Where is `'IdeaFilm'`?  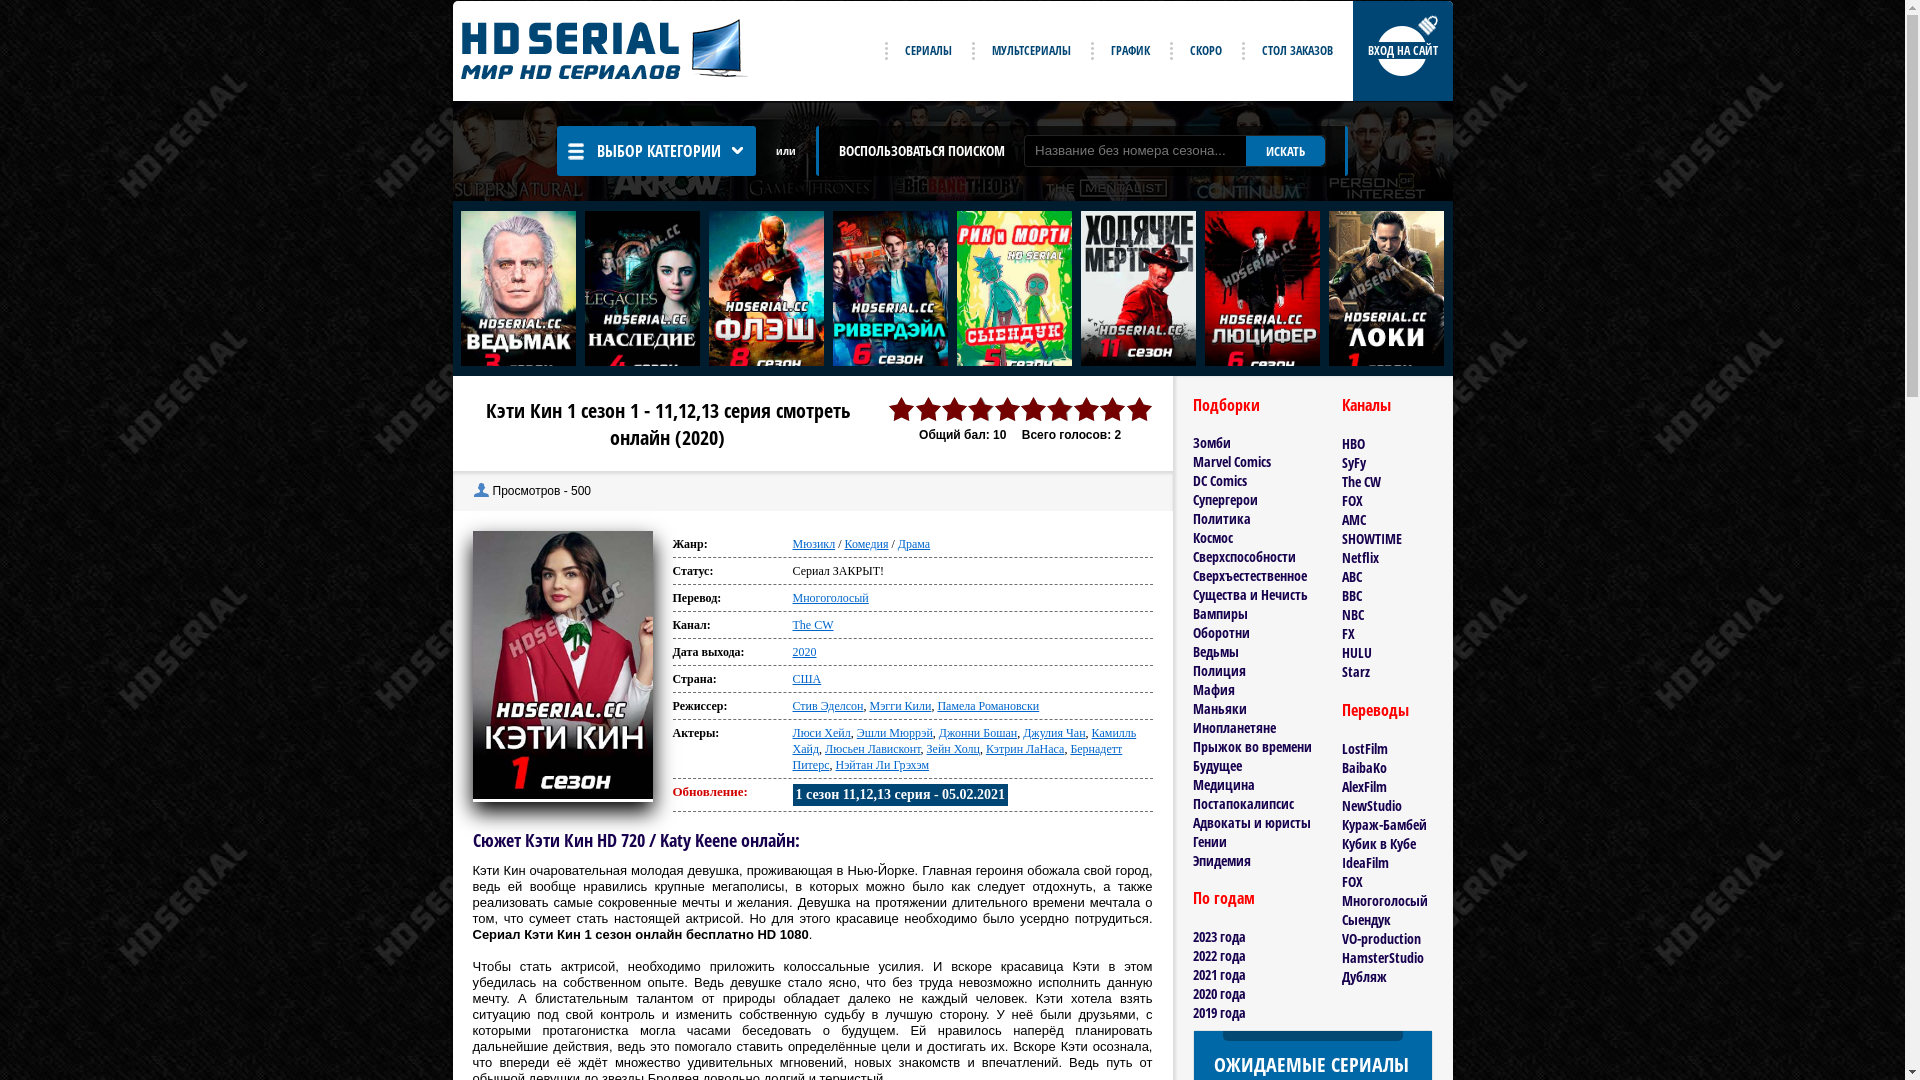 'IdeaFilm' is located at coordinates (1364, 861).